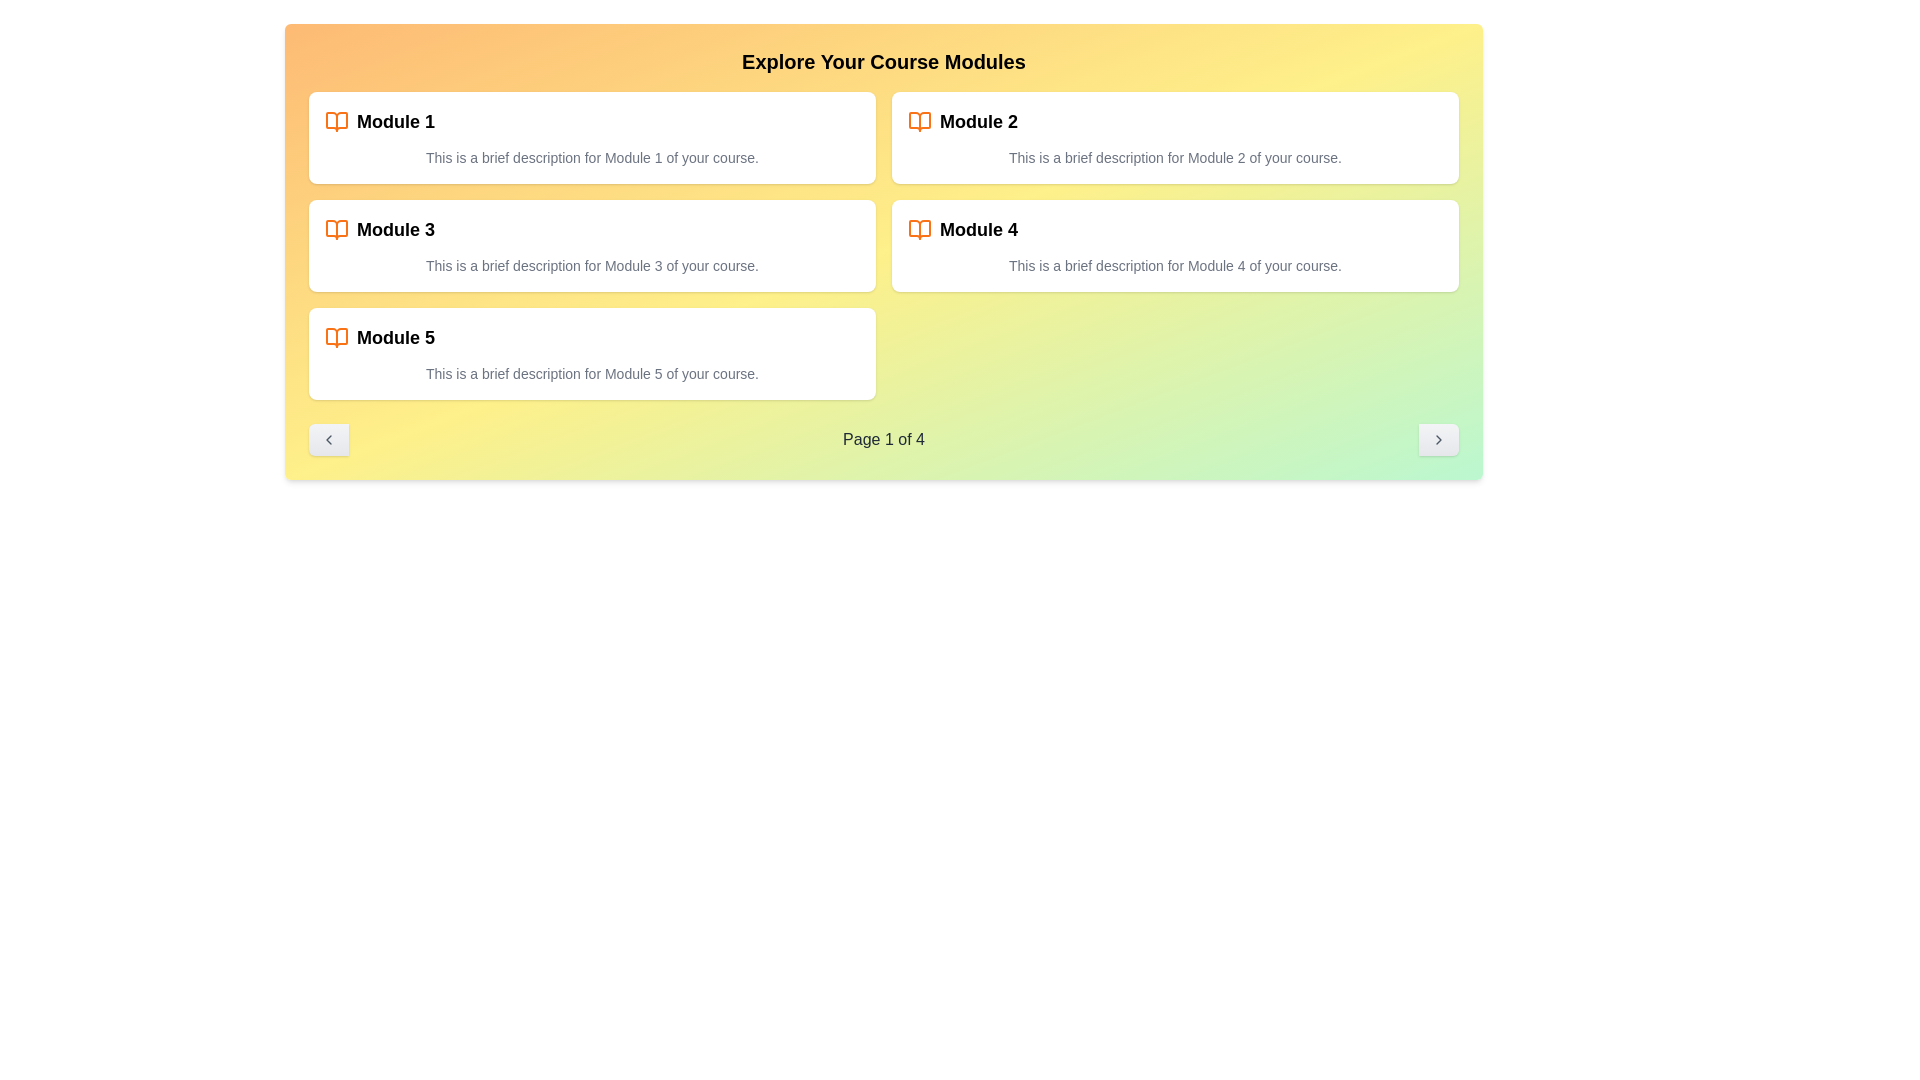 This screenshot has height=1080, width=1920. Describe the element at coordinates (882, 438) in the screenshot. I see `the text element displaying 'Page 1 of 4', which is located at the bottom center of the 'Explore Your Course Modules' section, aligned between two navigation buttons` at that location.